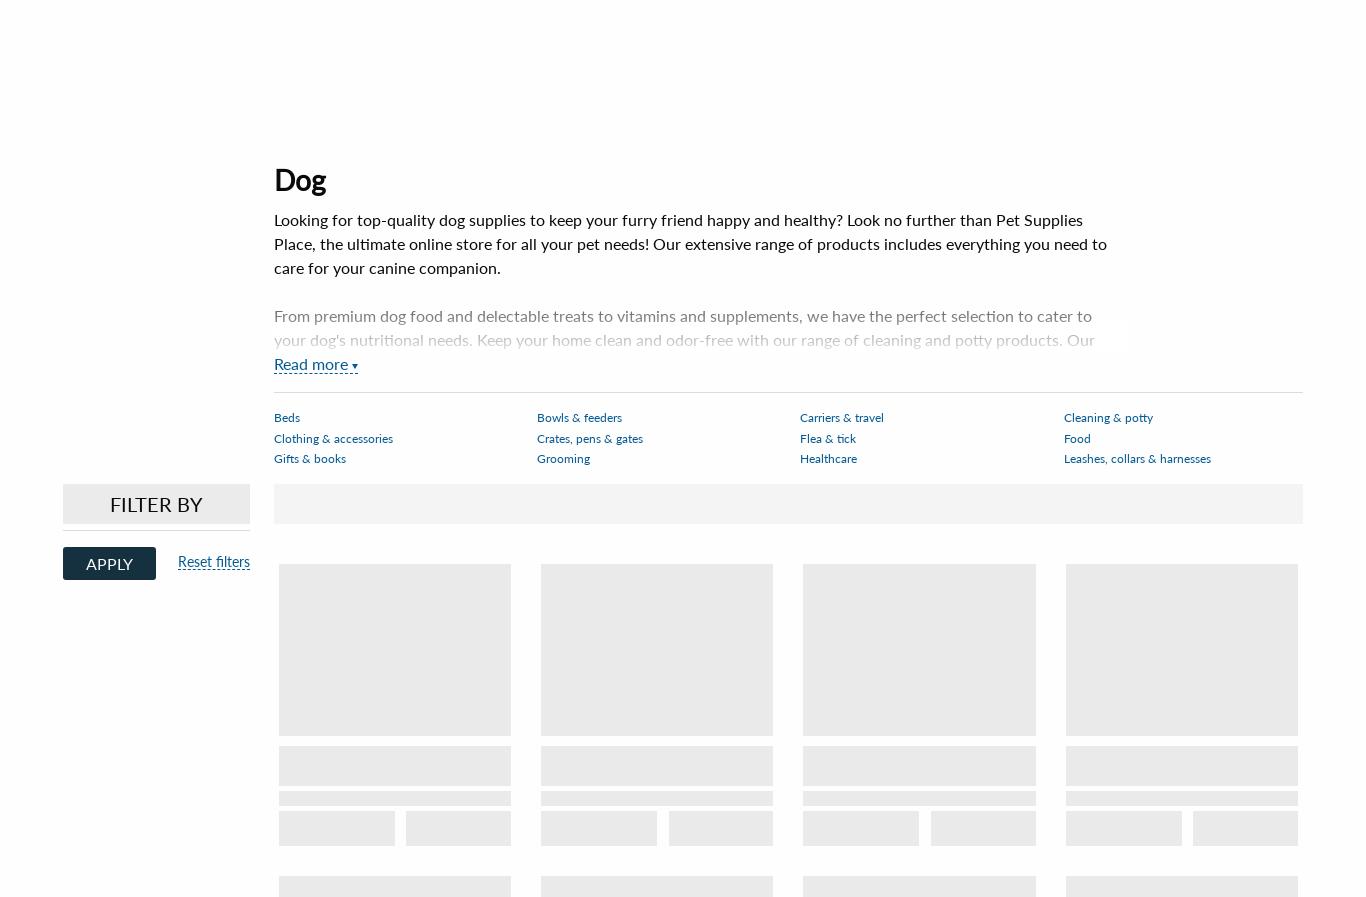 This screenshot has width=1366, height=897. Describe the element at coordinates (1251, 22) in the screenshot. I see `'Cart'` at that location.